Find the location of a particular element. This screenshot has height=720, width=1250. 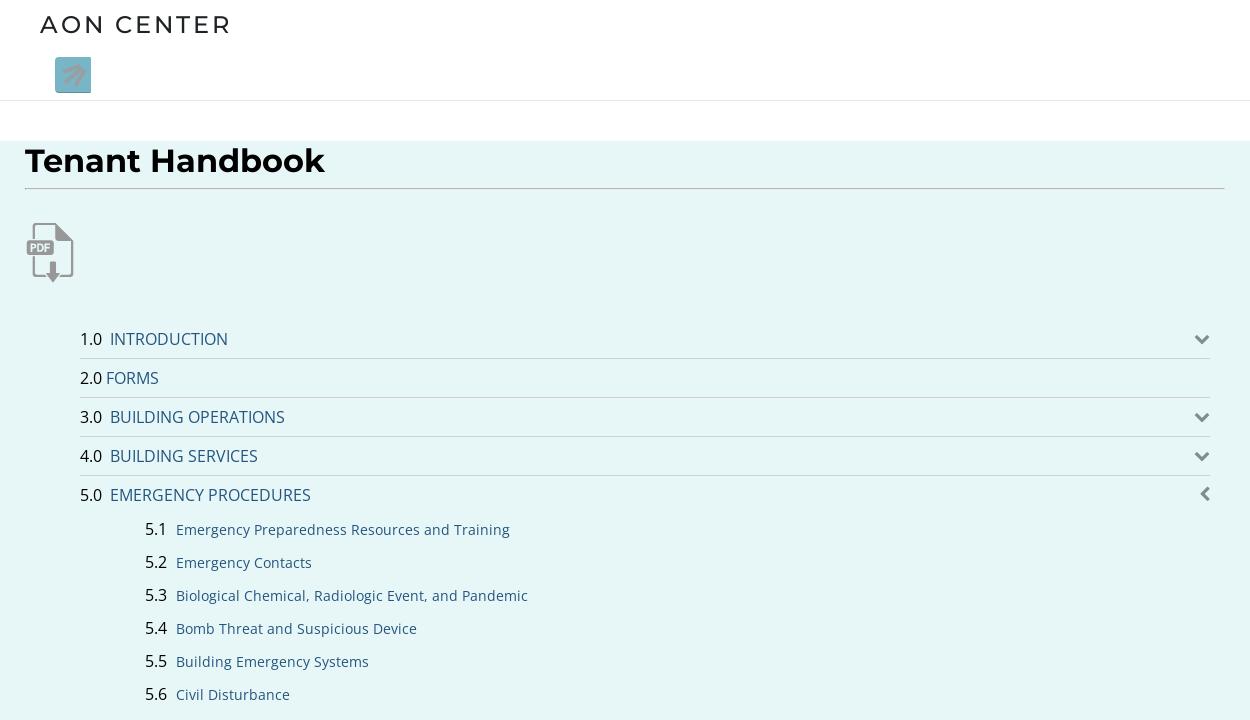

'Biological Chemical, Radiologic Event, and Pandemic' is located at coordinates (351, 594).